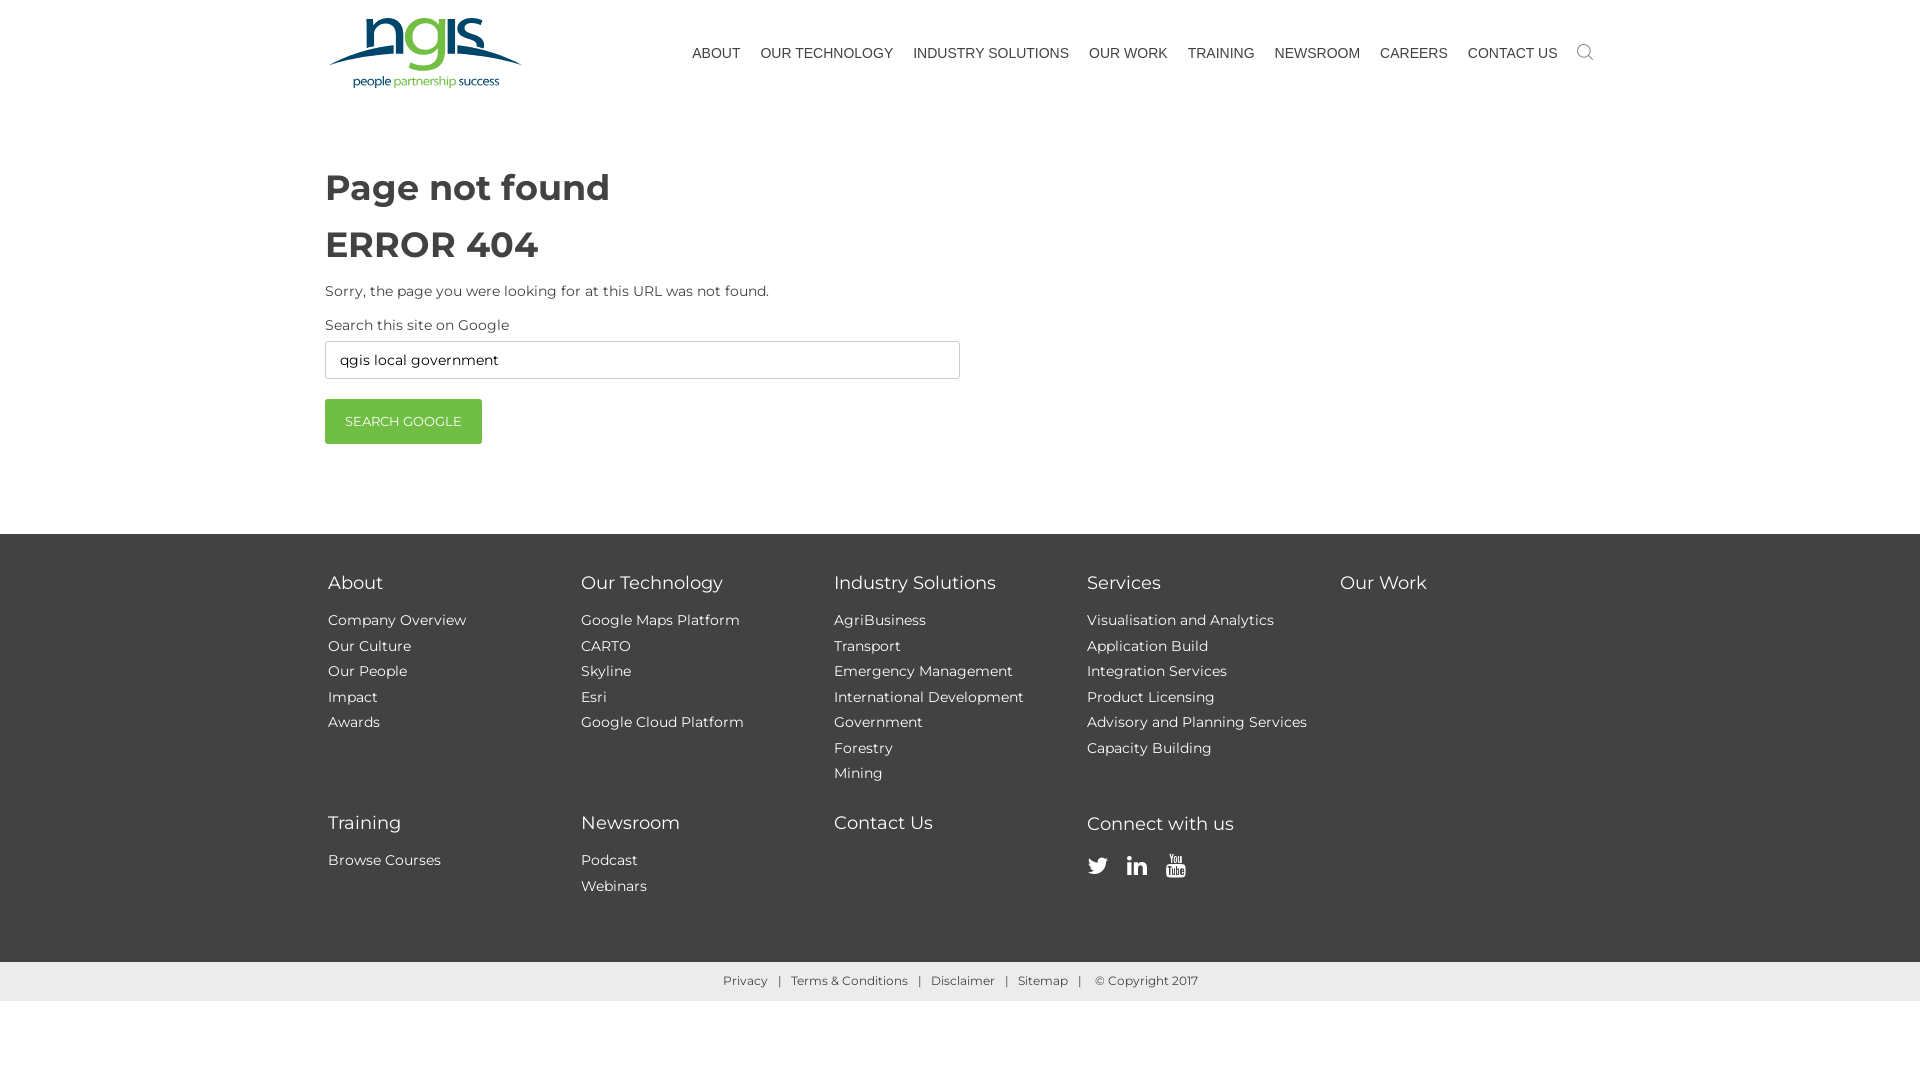 The height and width of the screenshot is (1080, 1920). What do you see at coordinates (826, 52) in the screenshot?
I see `'OUR TECHNOLOGY'` at bounding box center [826, 52].